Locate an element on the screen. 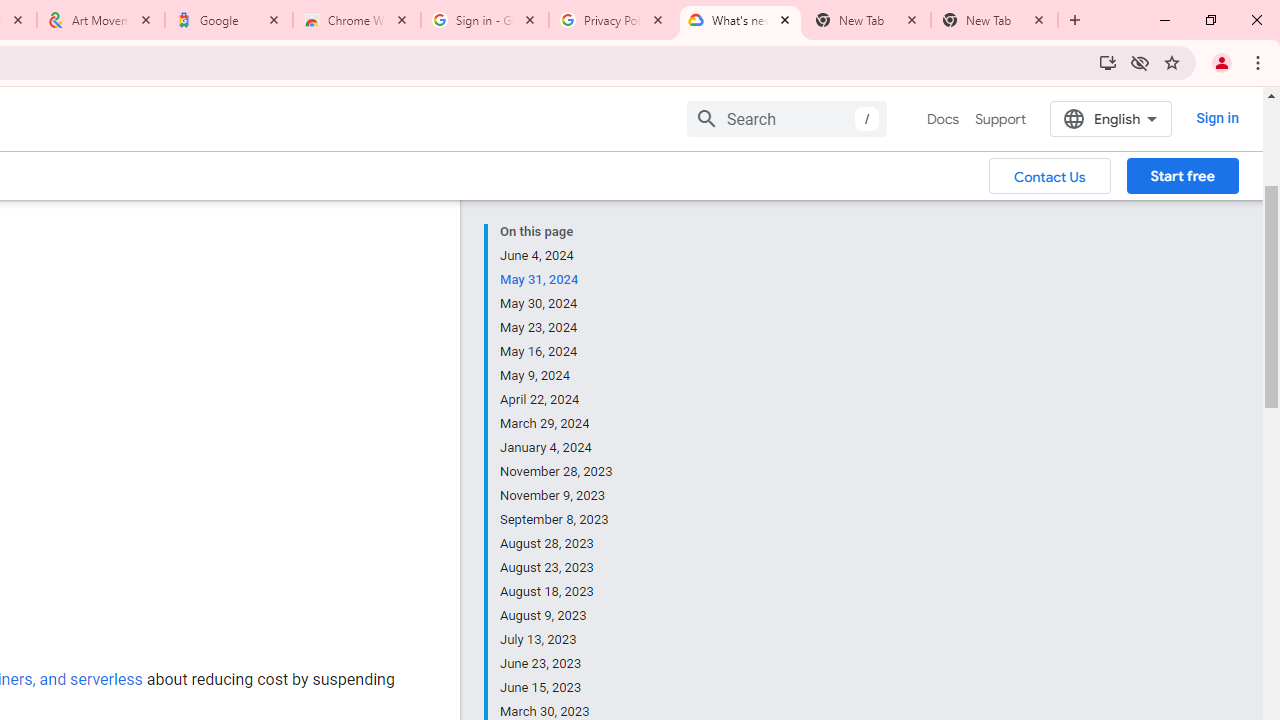  'June 4, 2024' is located at coordinates (557, 254).